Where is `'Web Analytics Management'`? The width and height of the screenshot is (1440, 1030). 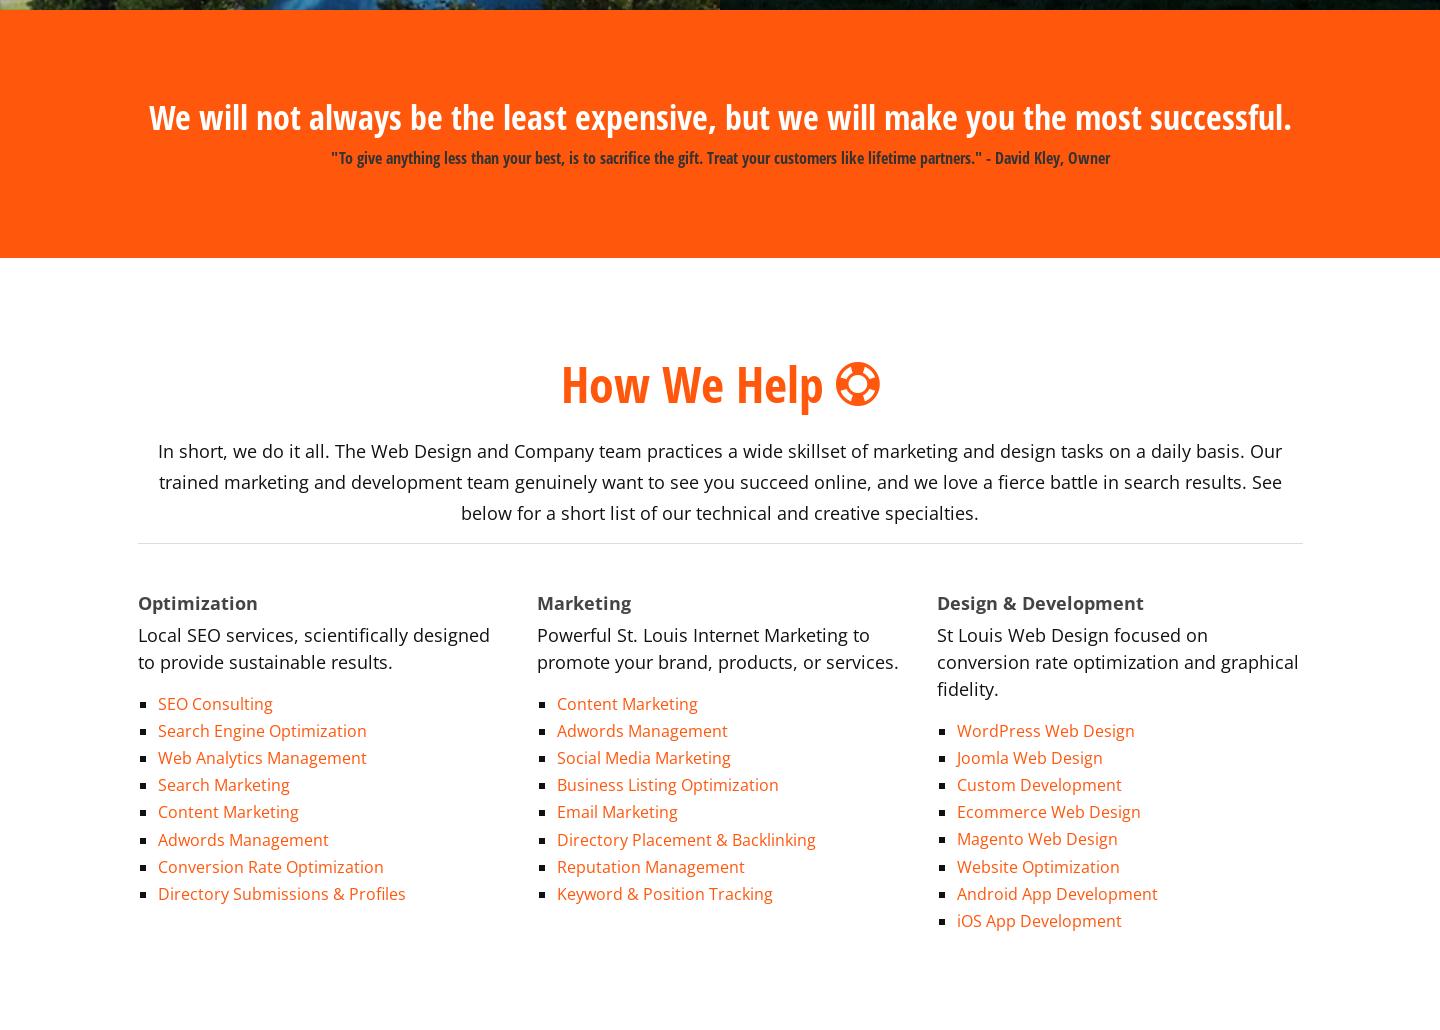 'Web Analytics Management' is located at coordinates (260, 733).